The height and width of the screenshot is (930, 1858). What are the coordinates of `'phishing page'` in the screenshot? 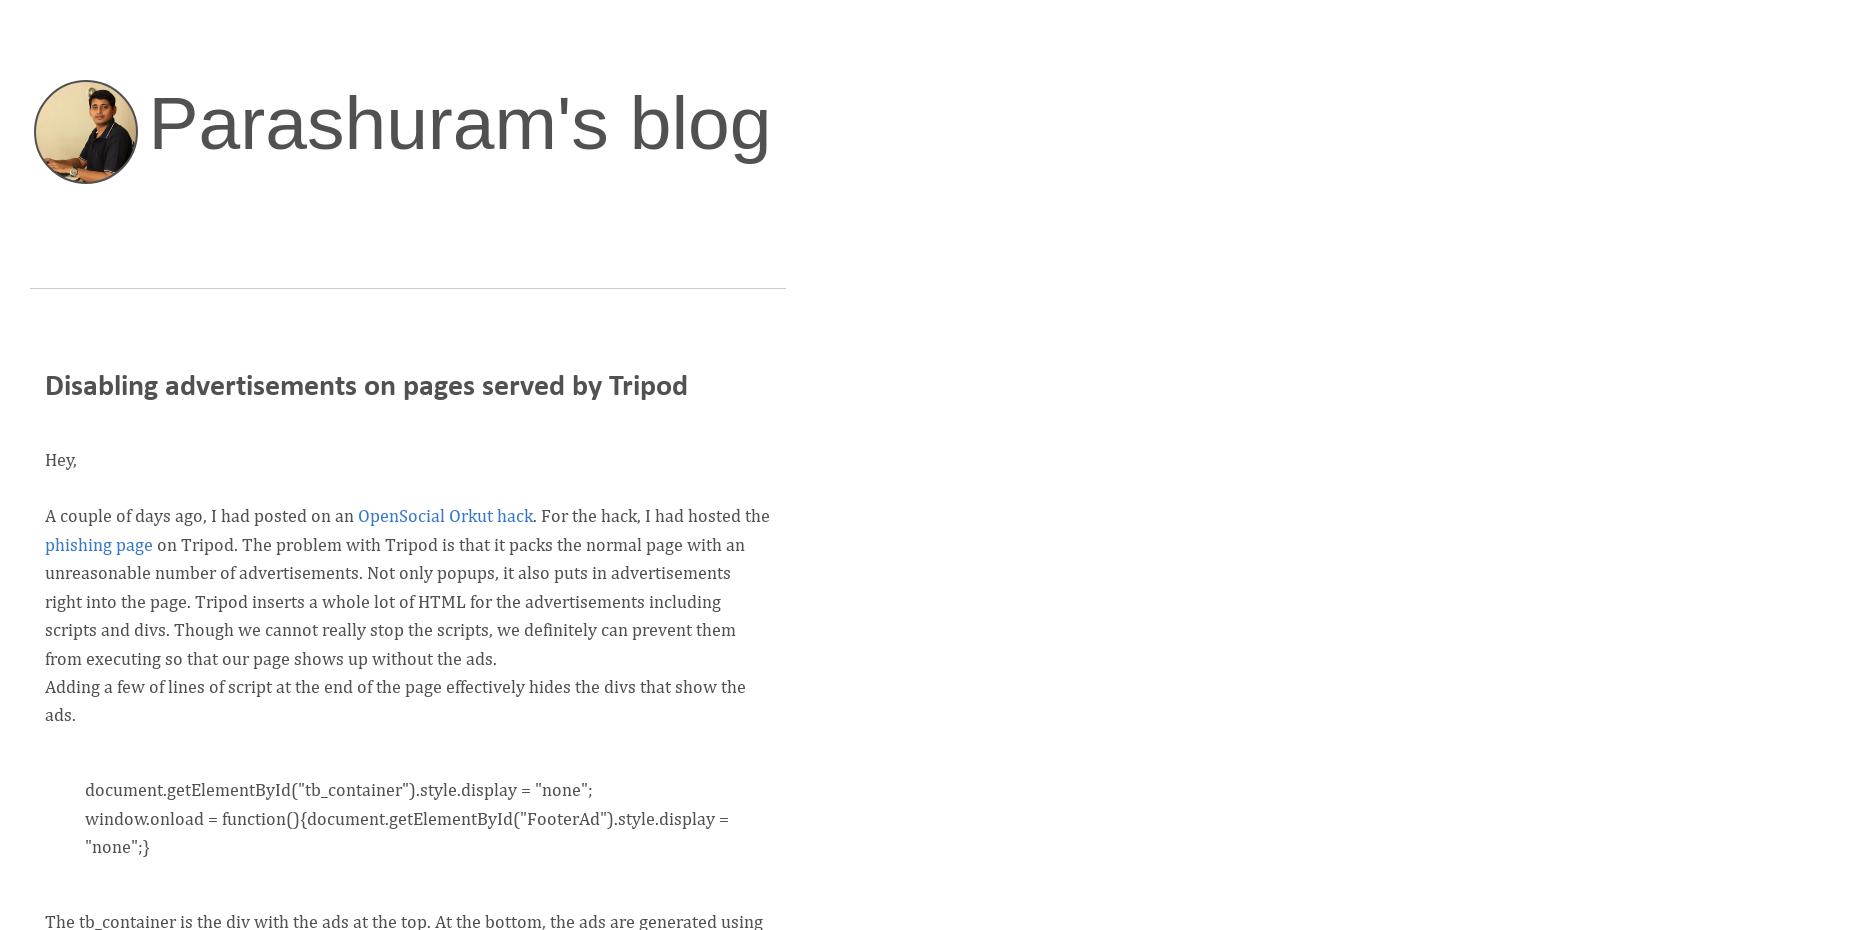 It's located at (43, 544).